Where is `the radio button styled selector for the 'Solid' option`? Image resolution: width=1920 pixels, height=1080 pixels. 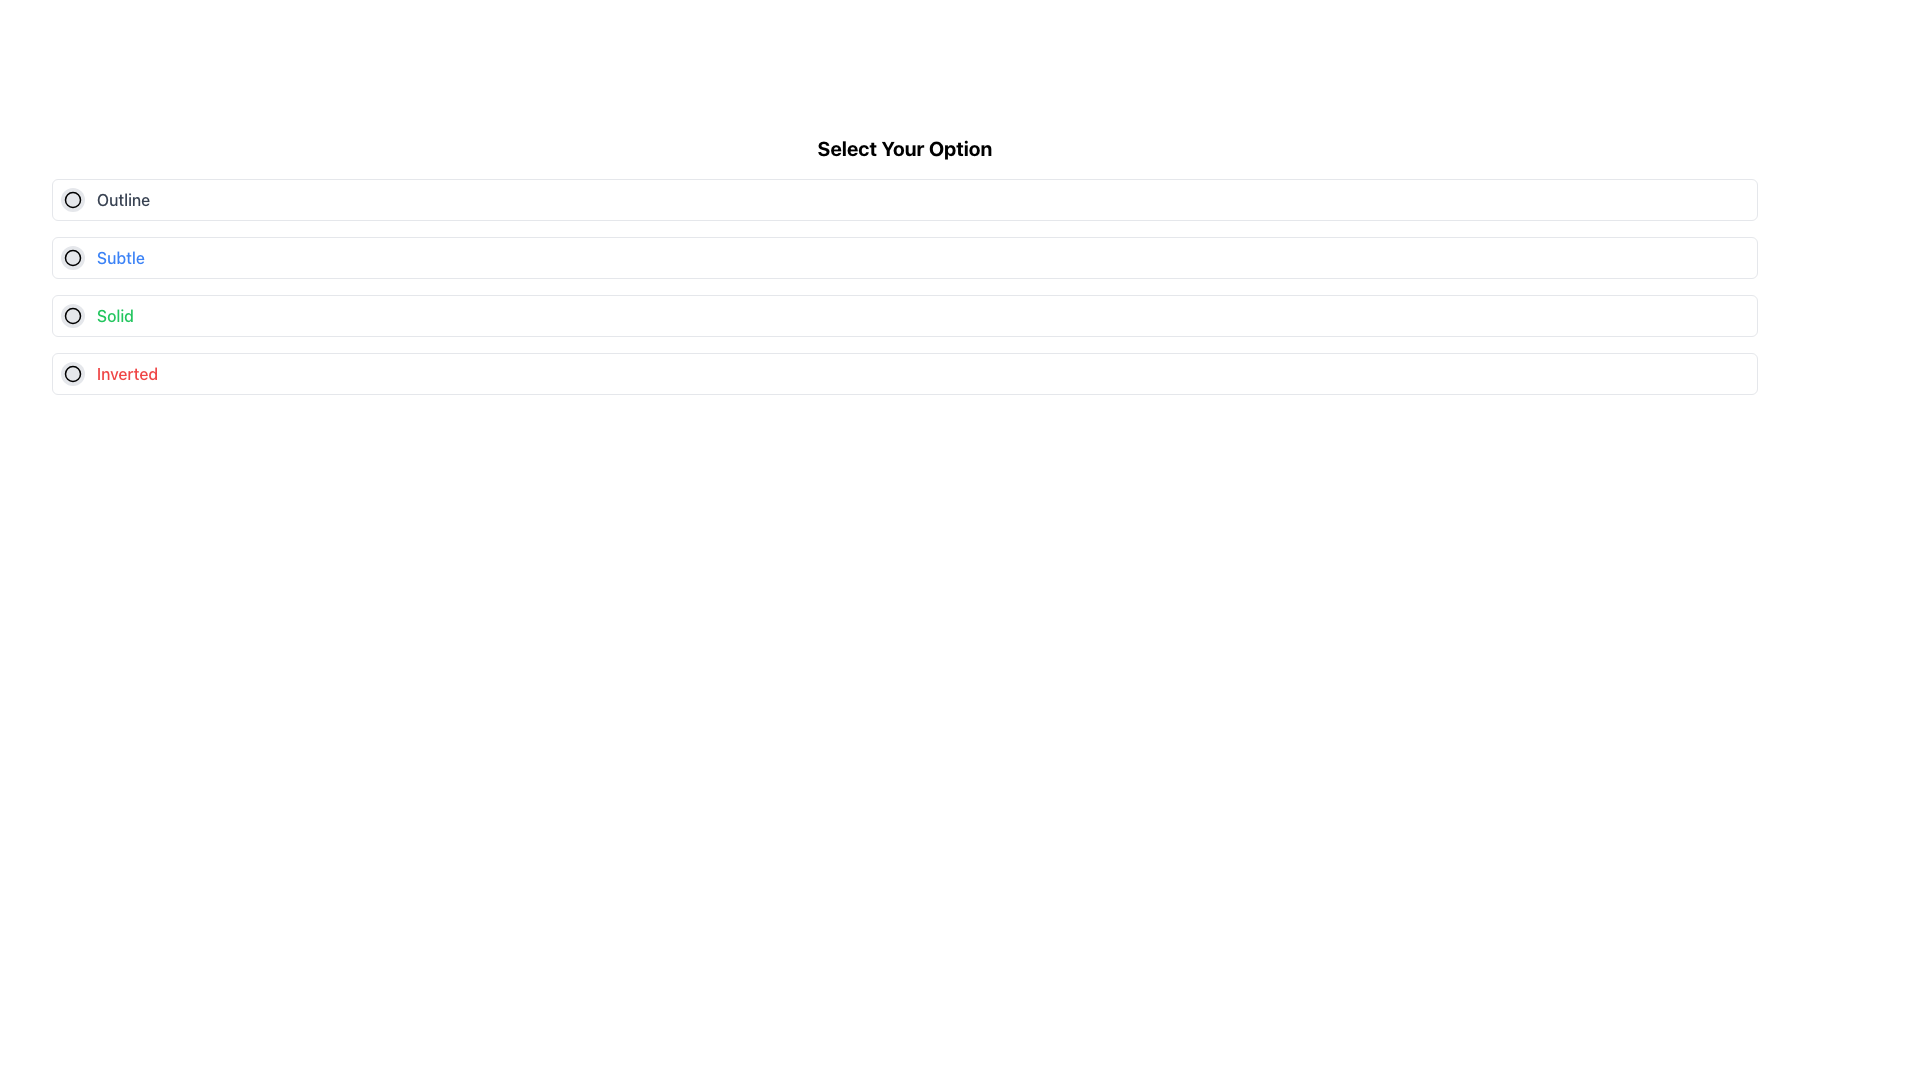 the radio button styled selector for the 'Solid' option is located at coordinates (72, 315).